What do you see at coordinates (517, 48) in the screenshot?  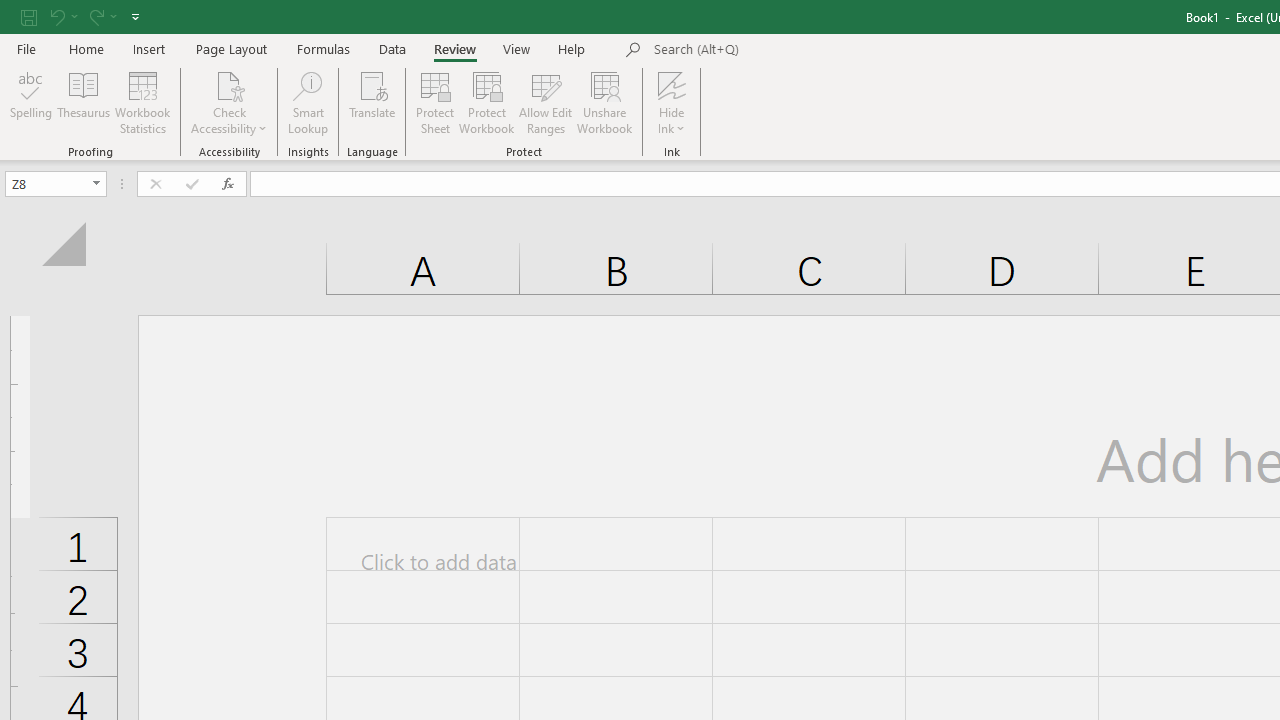 I see `'View'` at bounding box center [517, 48].